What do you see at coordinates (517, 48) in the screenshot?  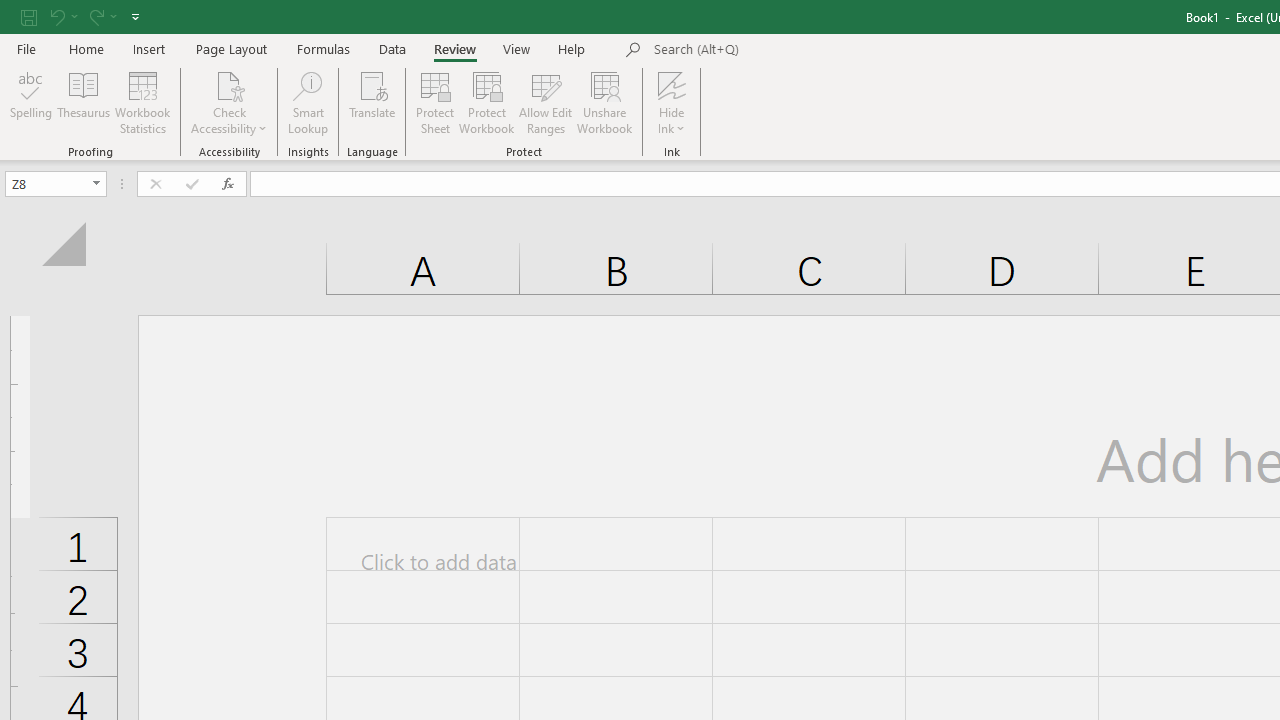 I see `'View'` at bounding box center [517, 48].